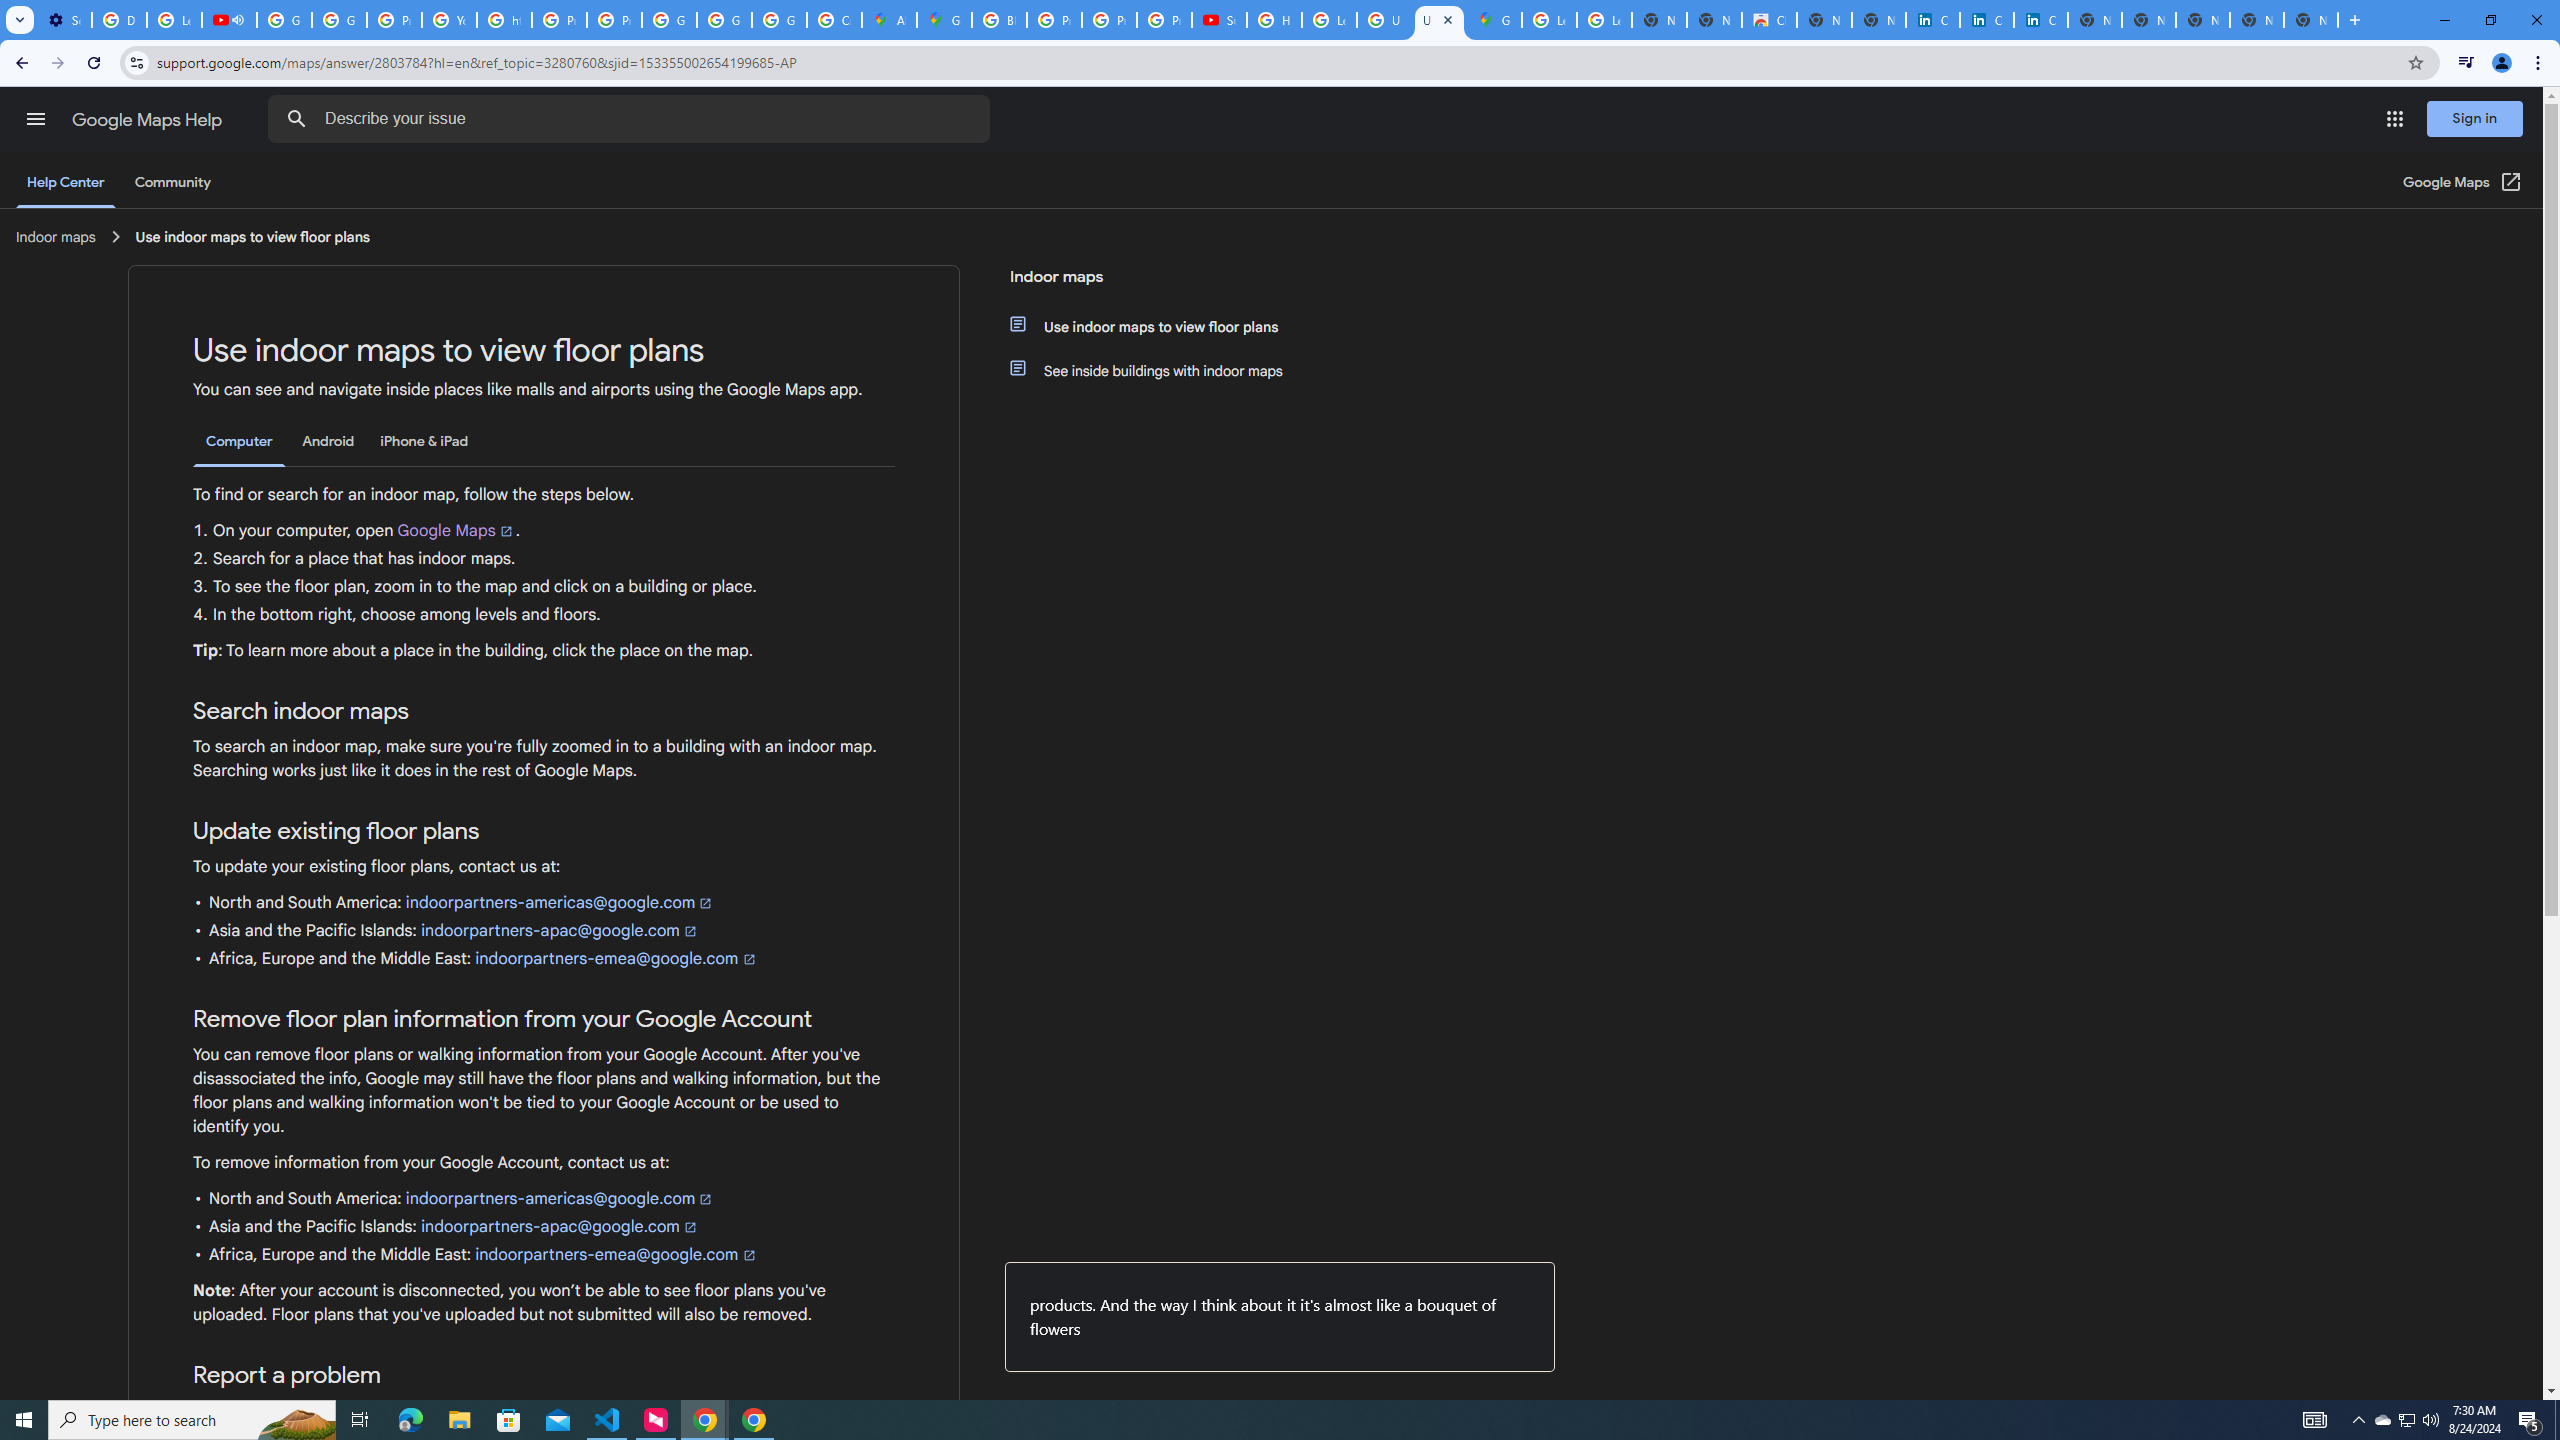 Image resolution: width=2560 pixels, height=1440 pixels. What do you see at coordinates (1273, 19) in the screenshot?
I see `'How Chrome protects your passwords - Google Chrome Help'` at bounding box center [1273, 19].